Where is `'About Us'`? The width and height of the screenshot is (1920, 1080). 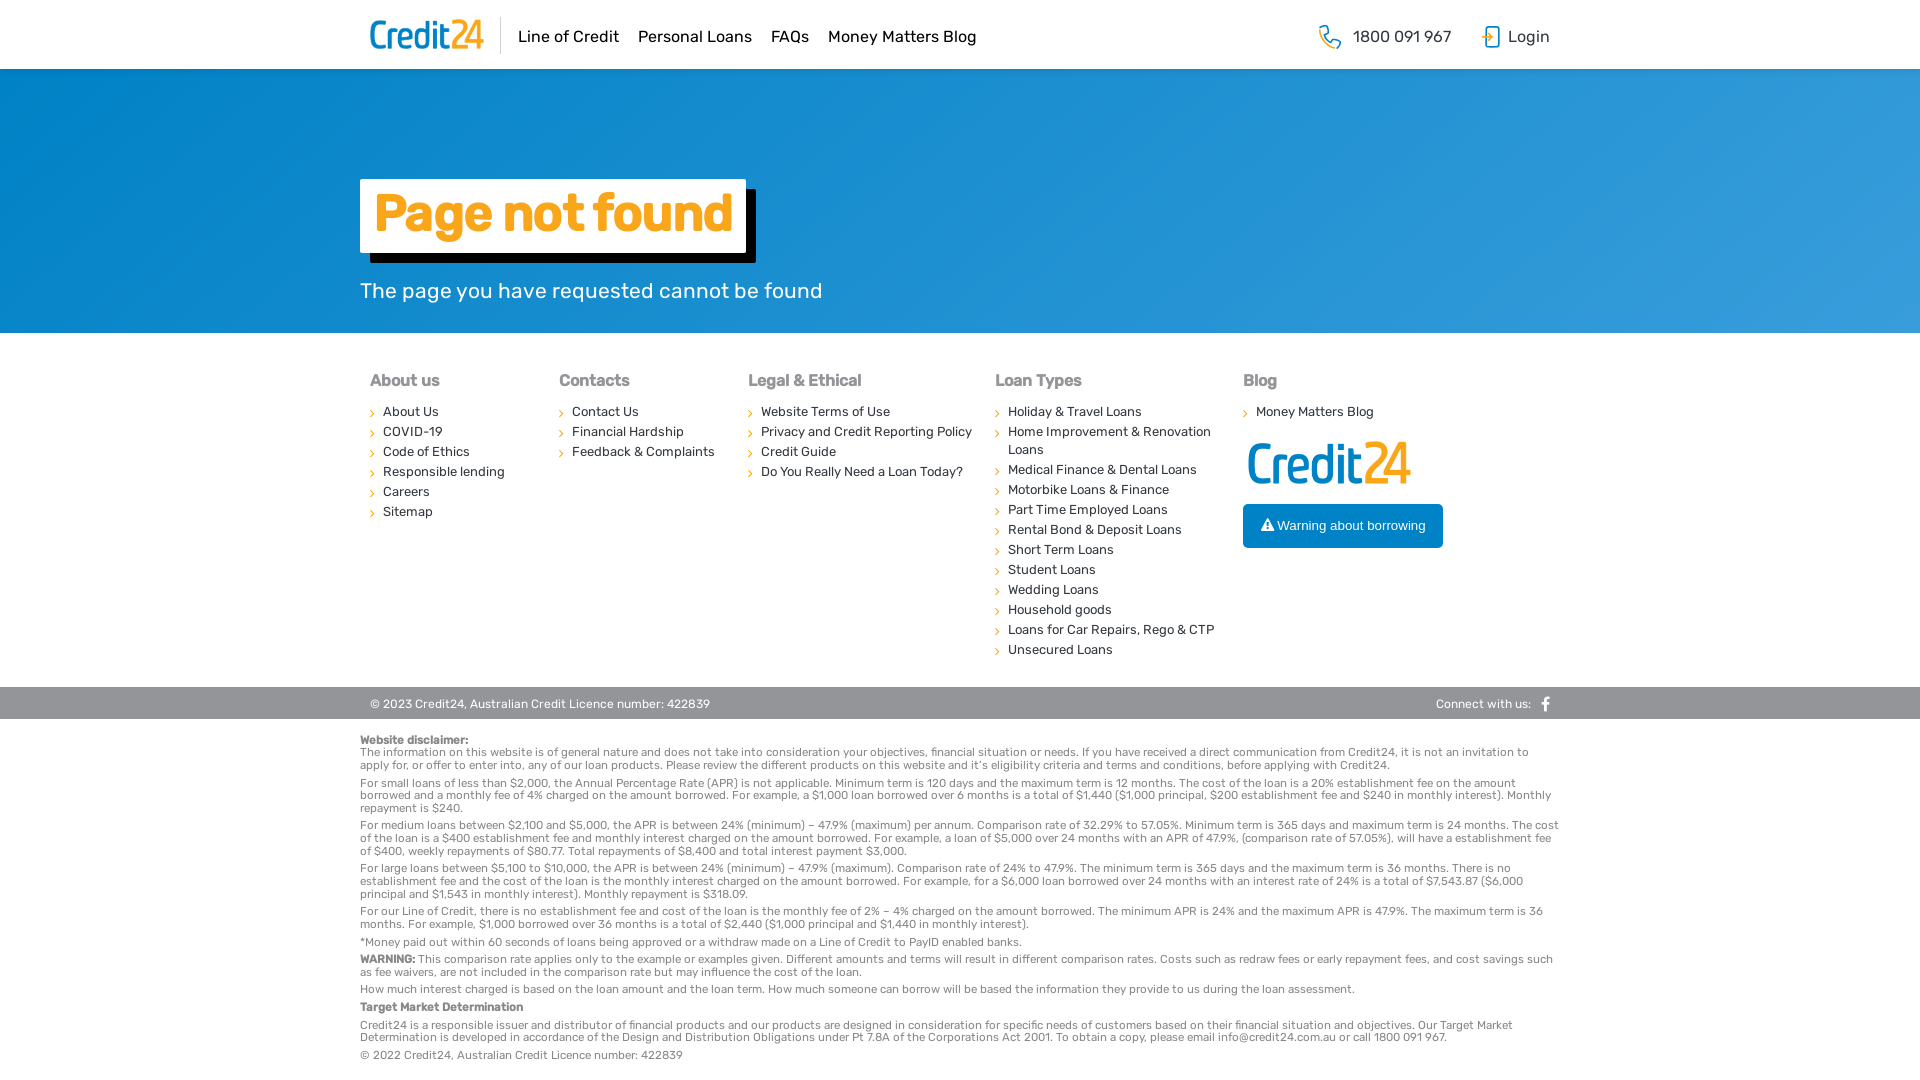
'About Us' is located at coordinates (451, 411).